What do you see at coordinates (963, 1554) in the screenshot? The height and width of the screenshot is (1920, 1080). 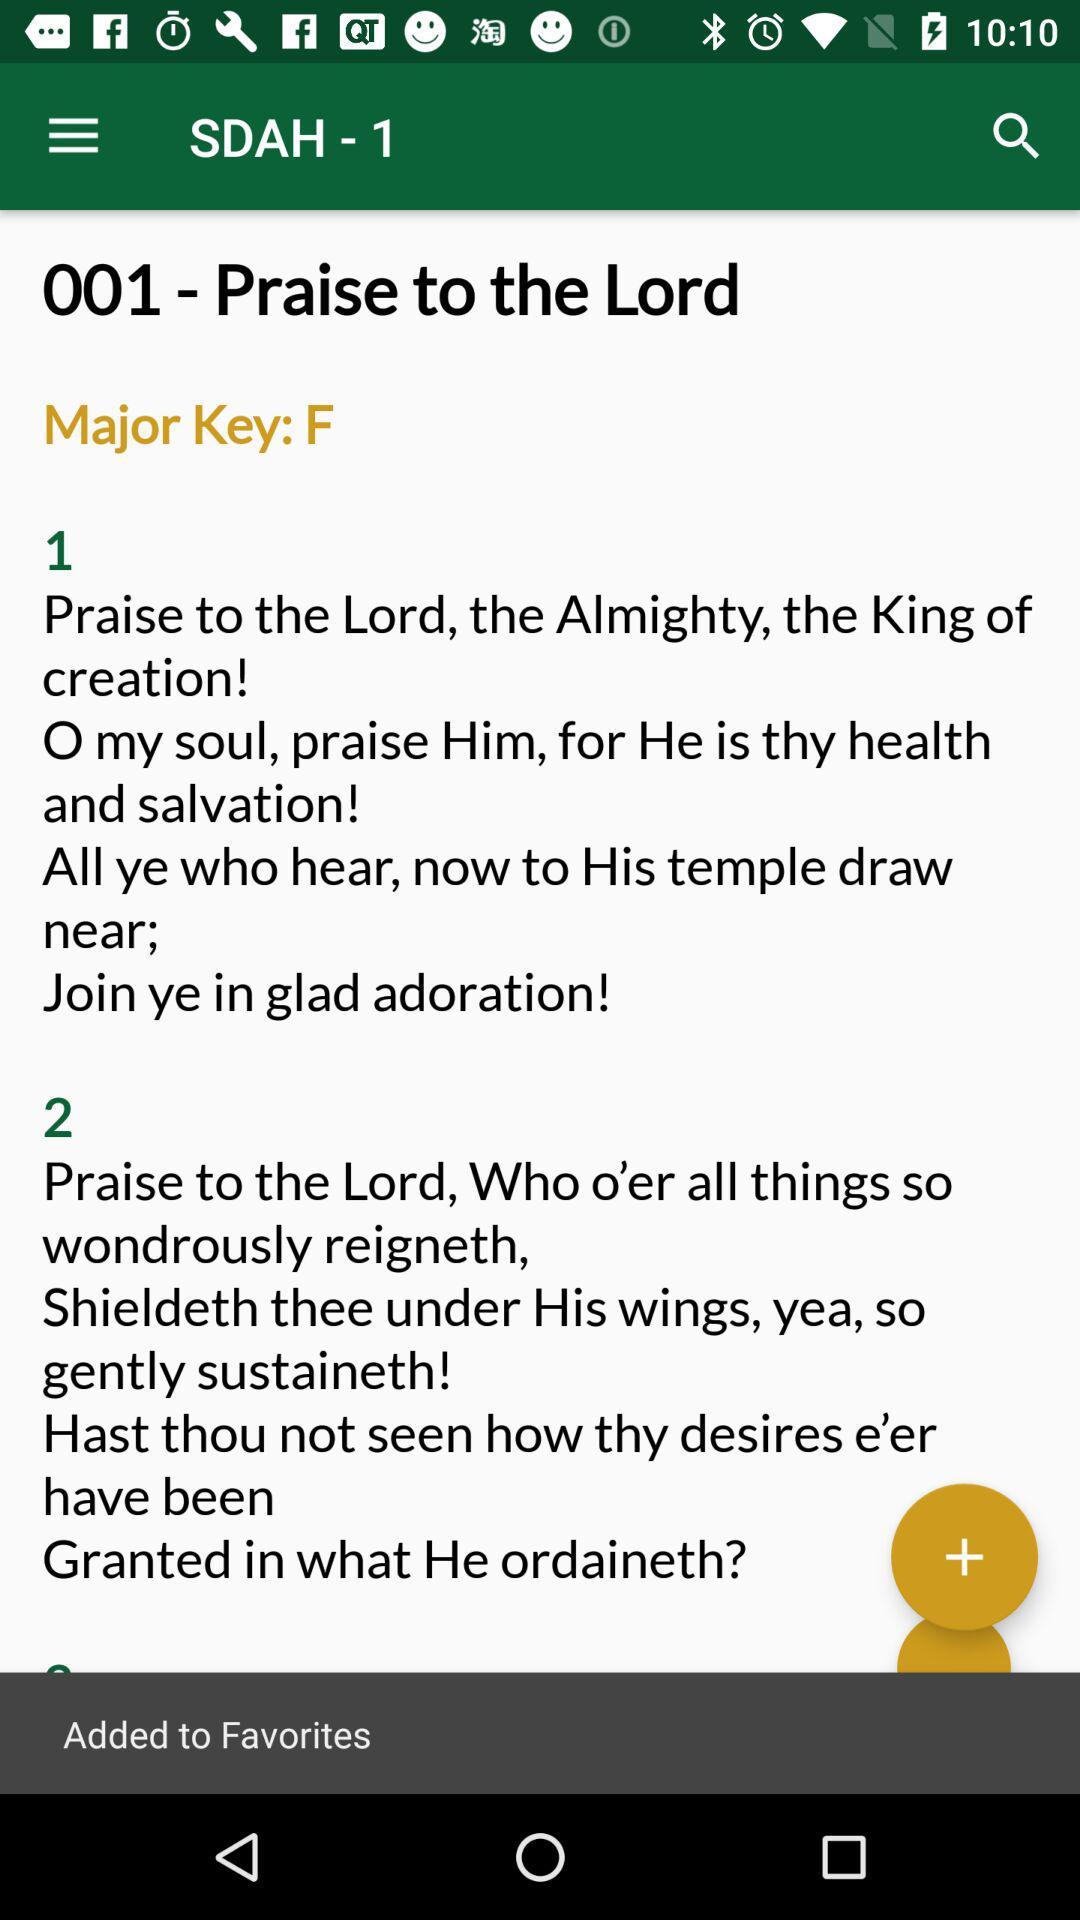 I see `icon above added to favorites` at bounding box center [963, 1554].